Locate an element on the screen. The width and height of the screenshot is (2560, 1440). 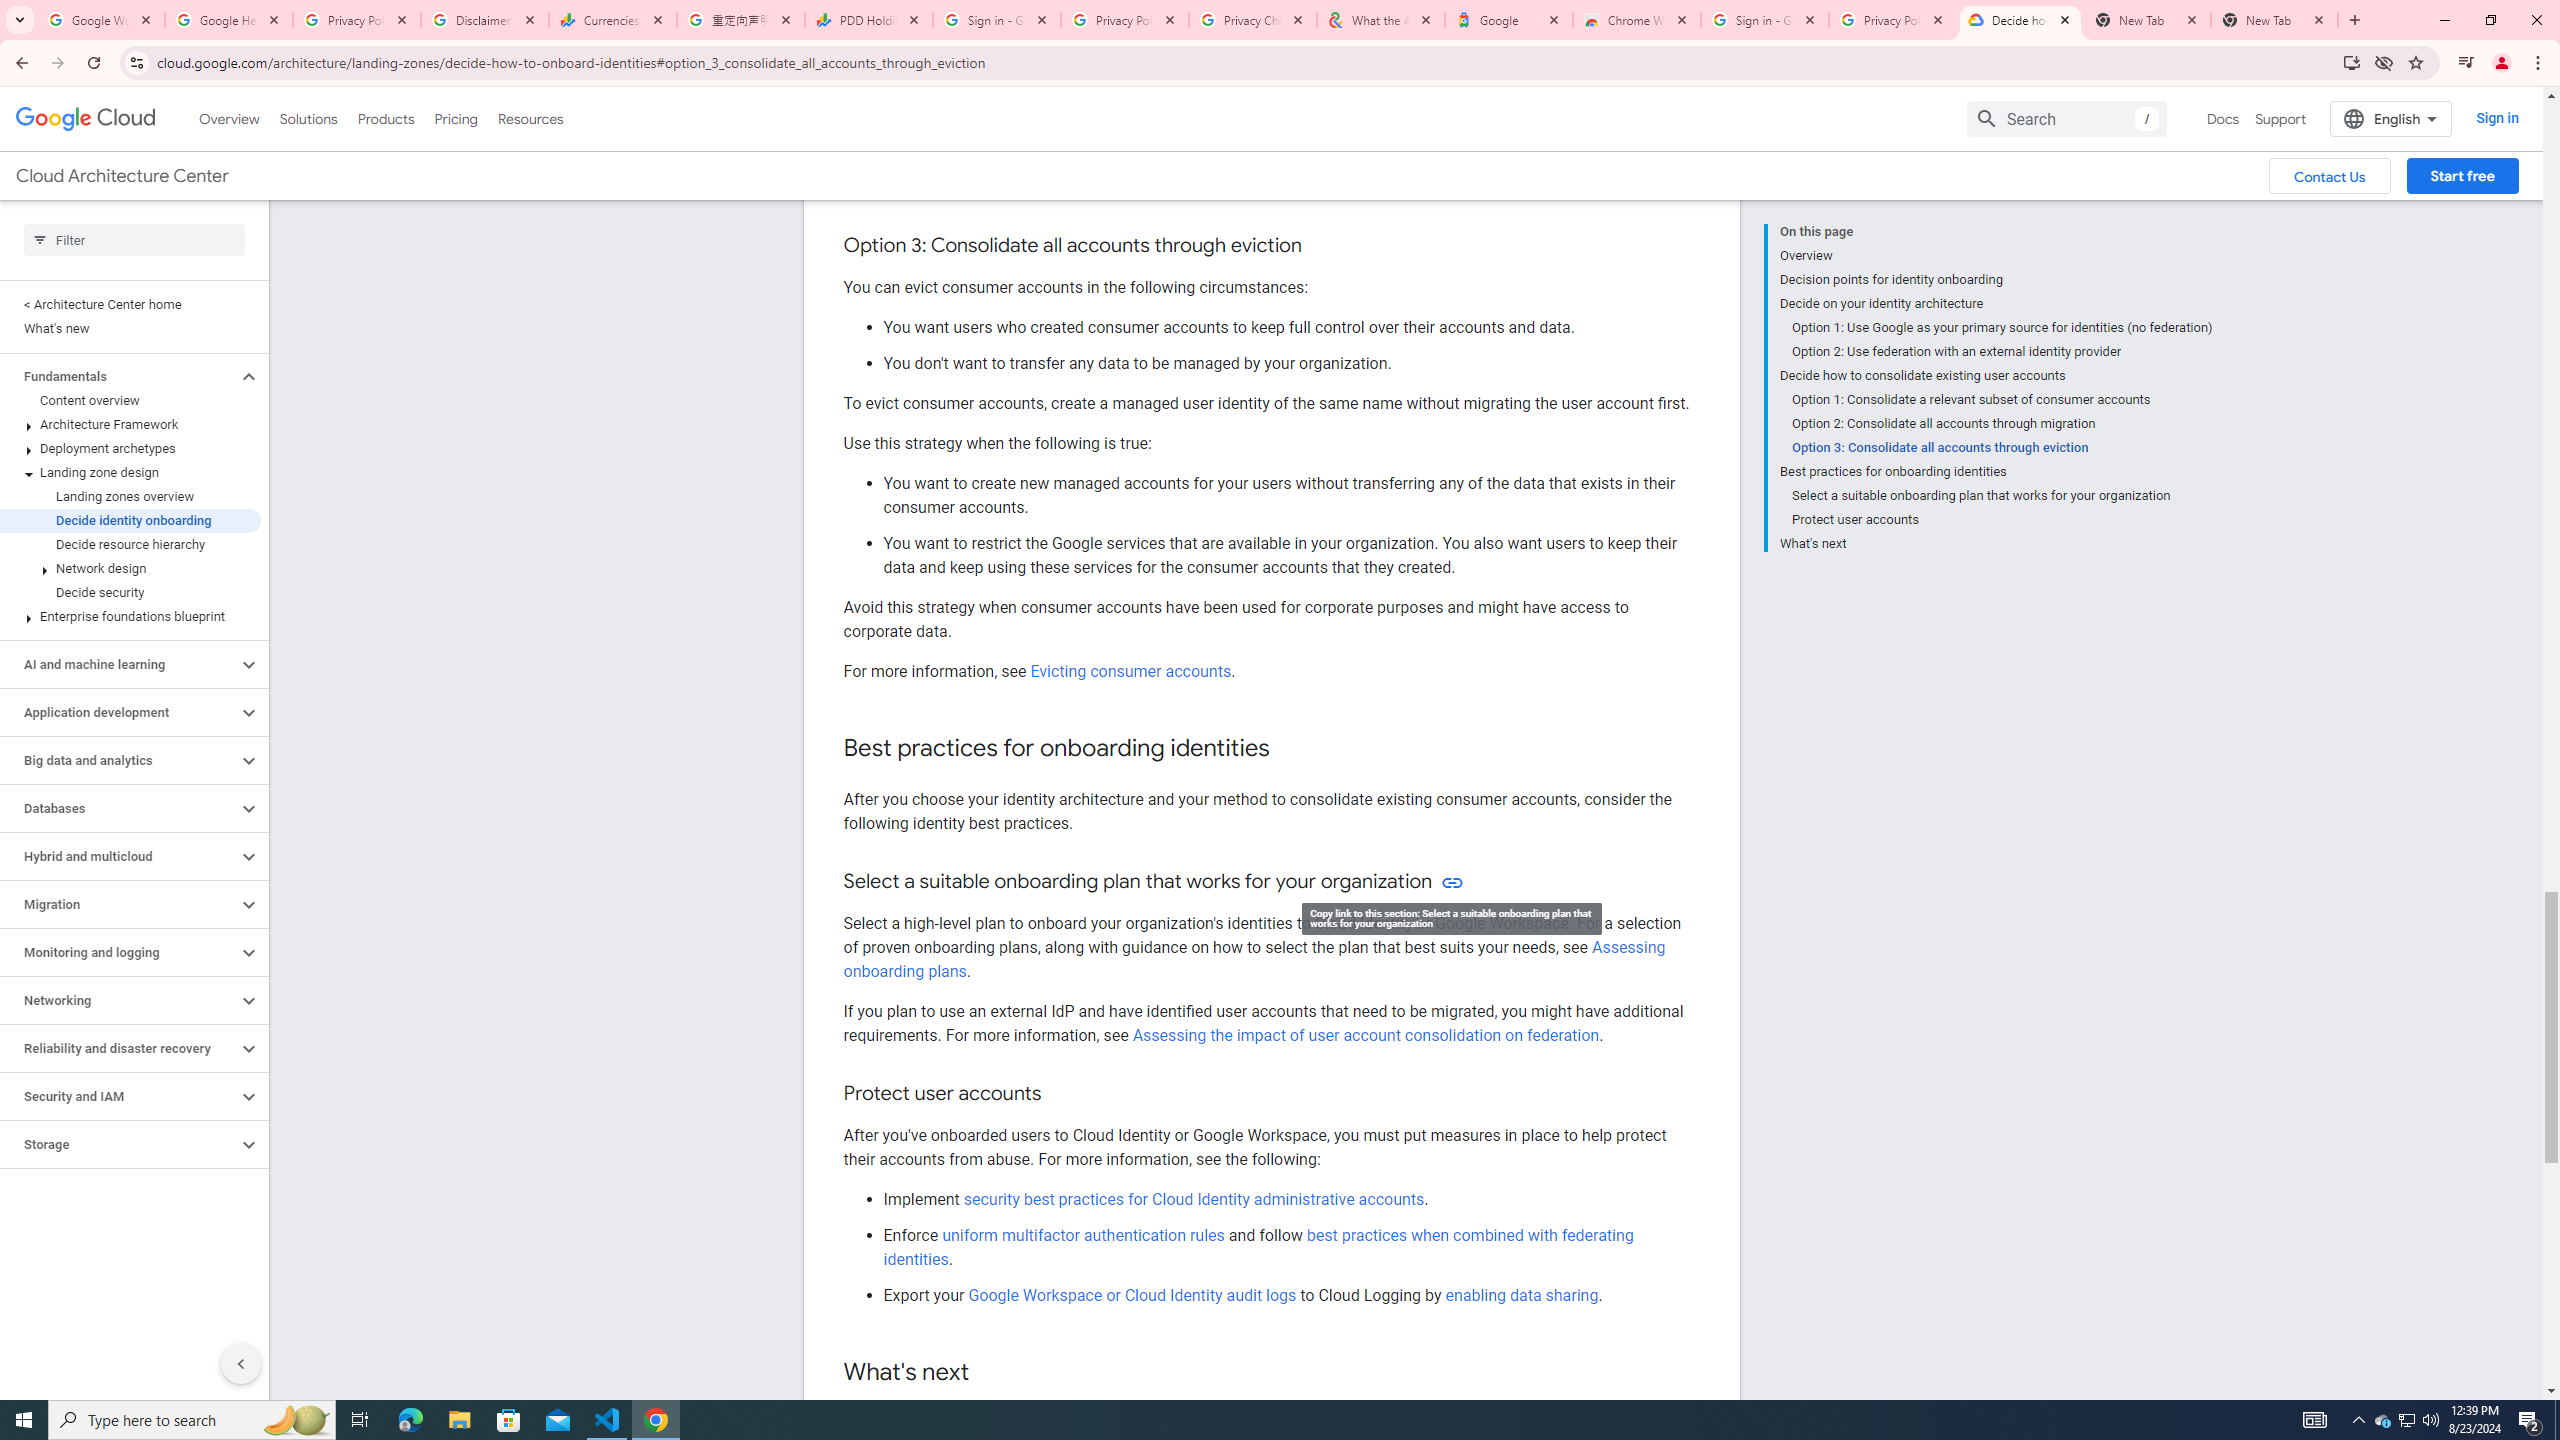
'New Tab' is located at coordinates (2274, 19).